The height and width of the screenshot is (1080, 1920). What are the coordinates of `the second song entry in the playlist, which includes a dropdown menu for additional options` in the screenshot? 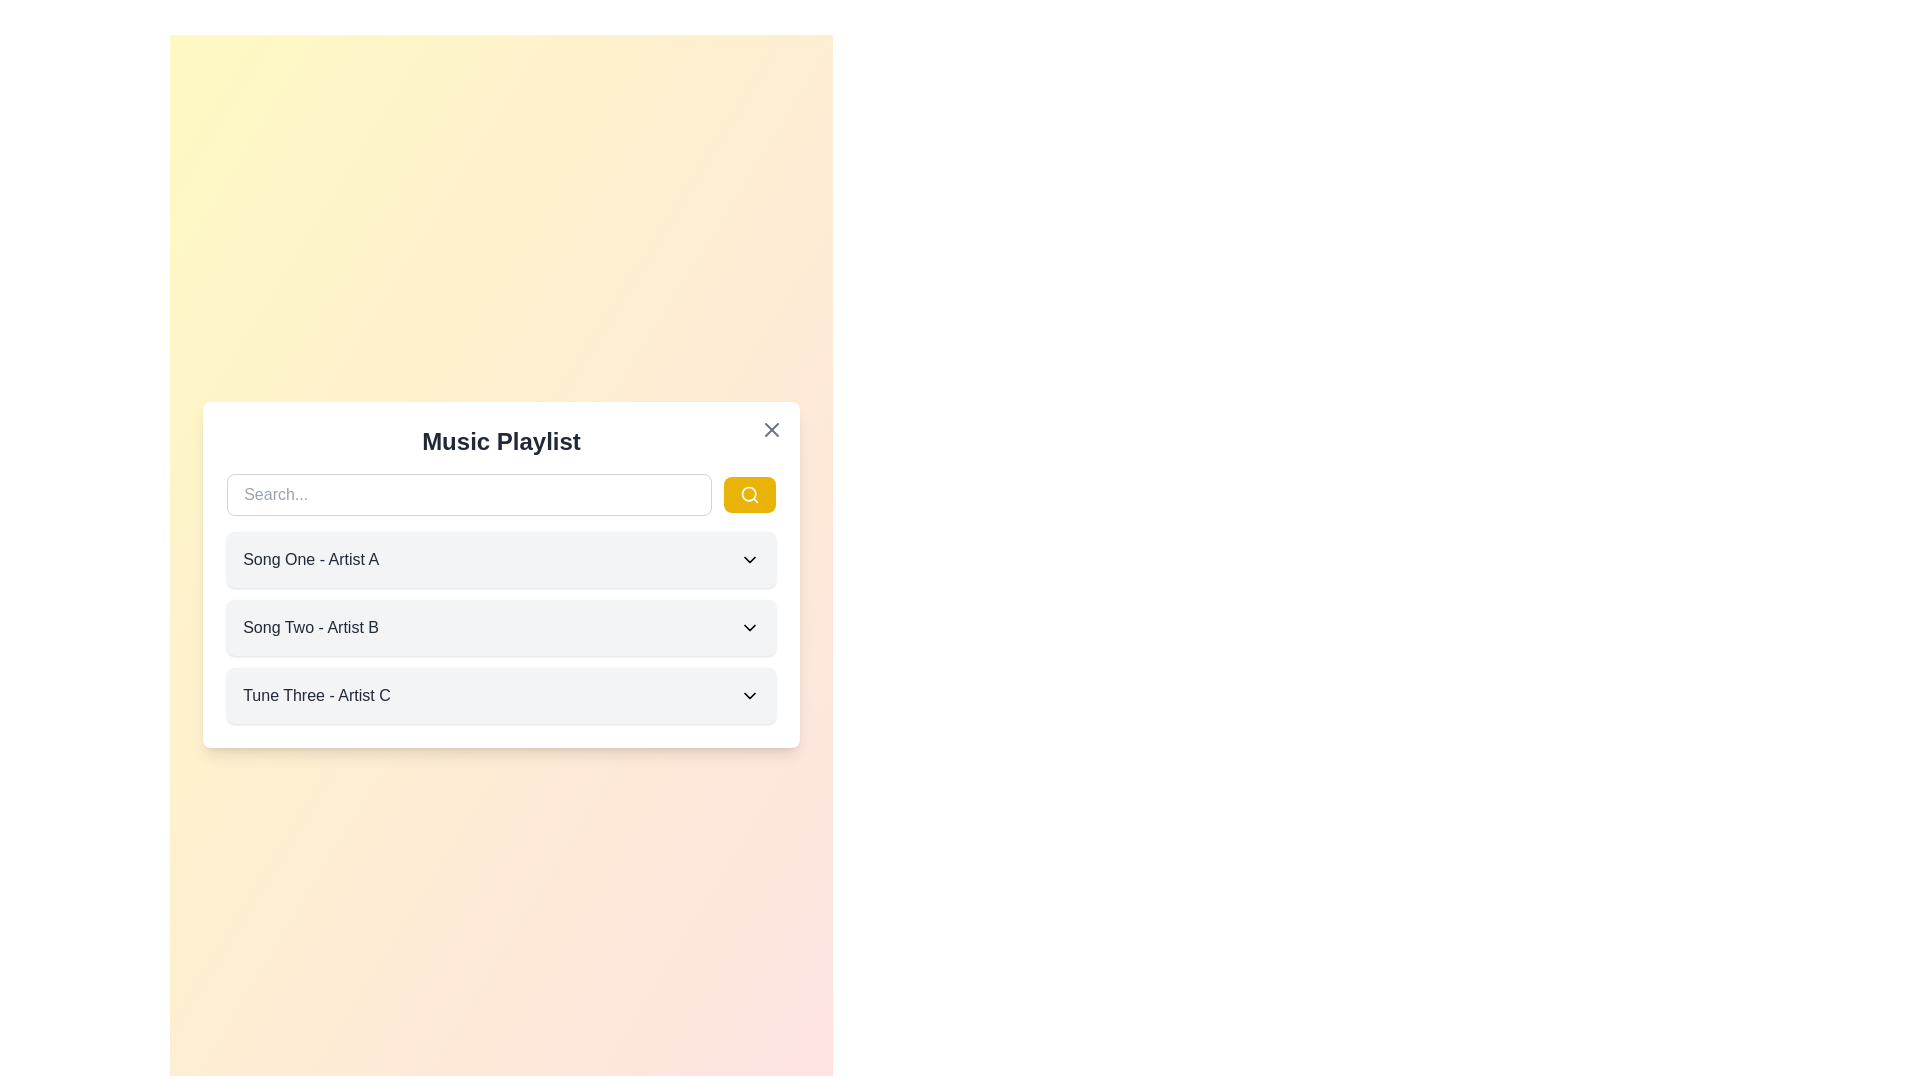 It's located at (501, 627).